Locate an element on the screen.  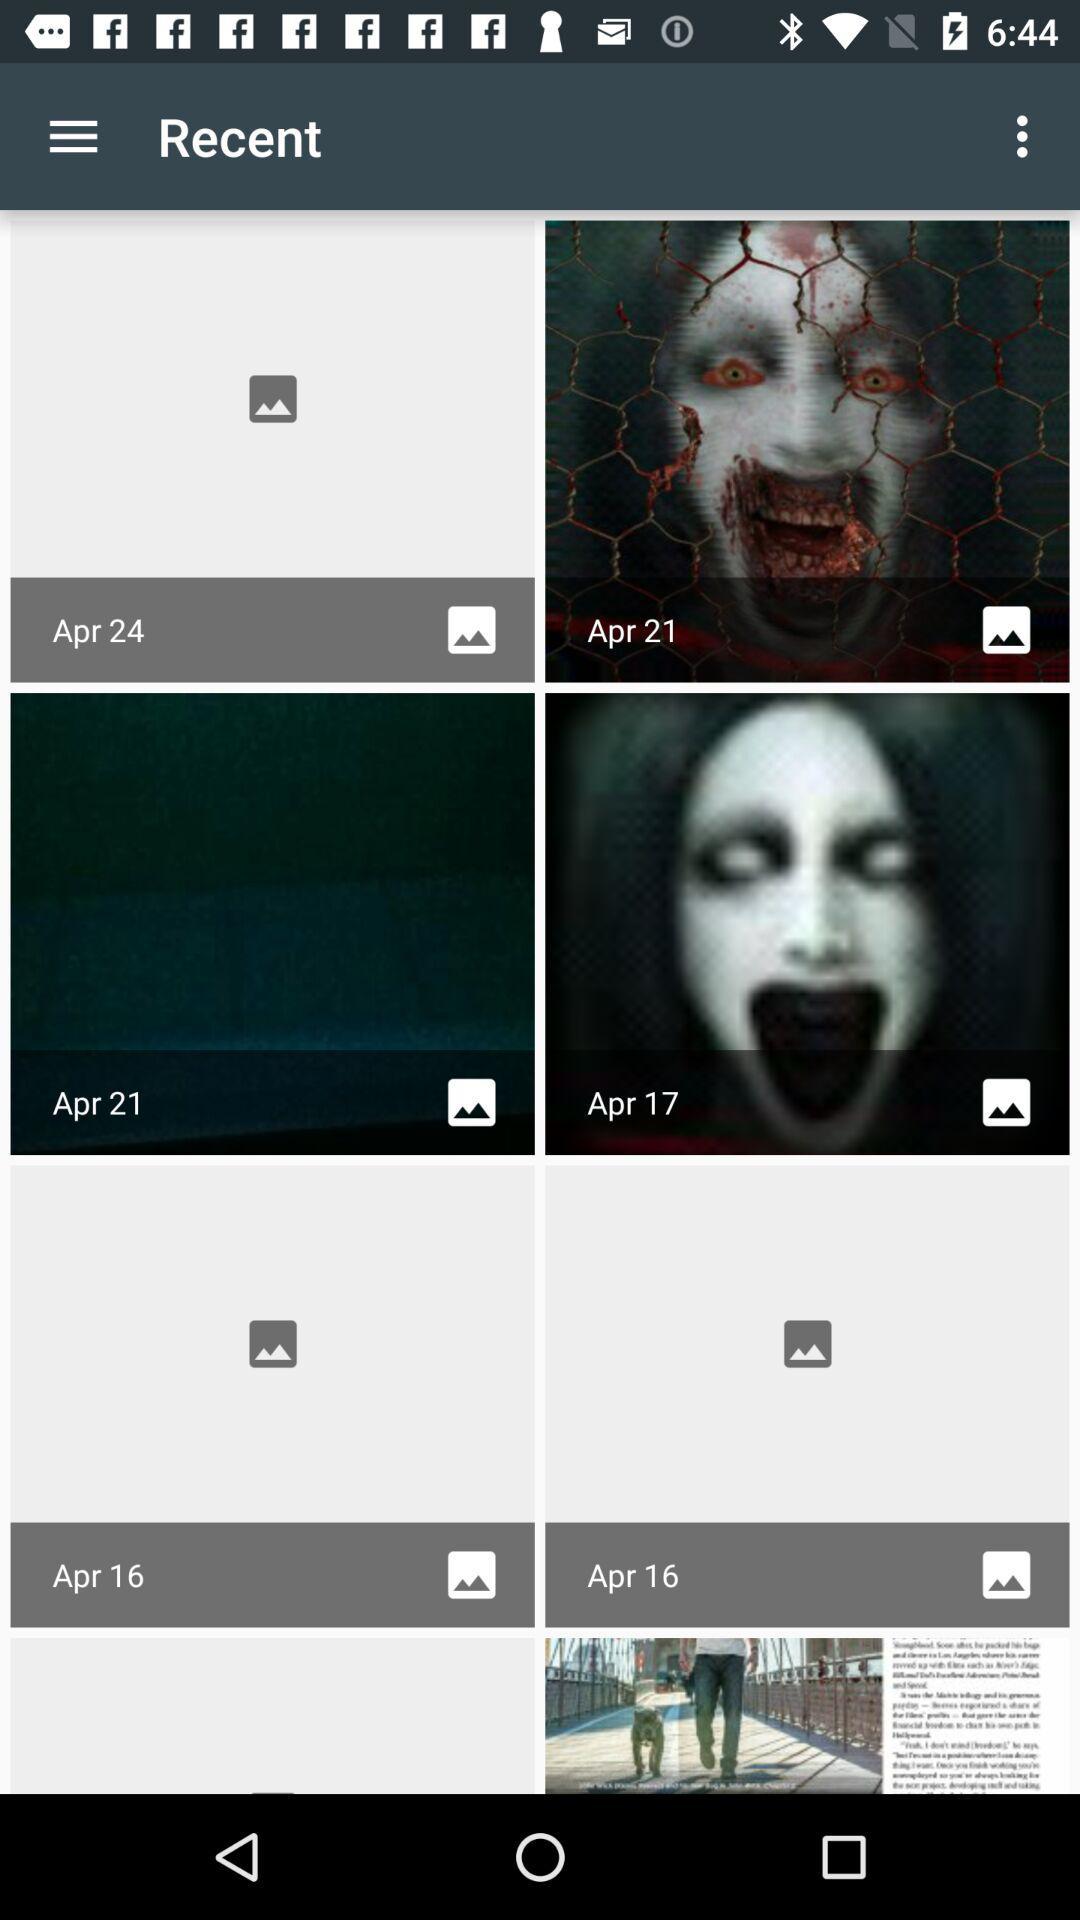
app next to recent is located at coordinates (1027, 135).